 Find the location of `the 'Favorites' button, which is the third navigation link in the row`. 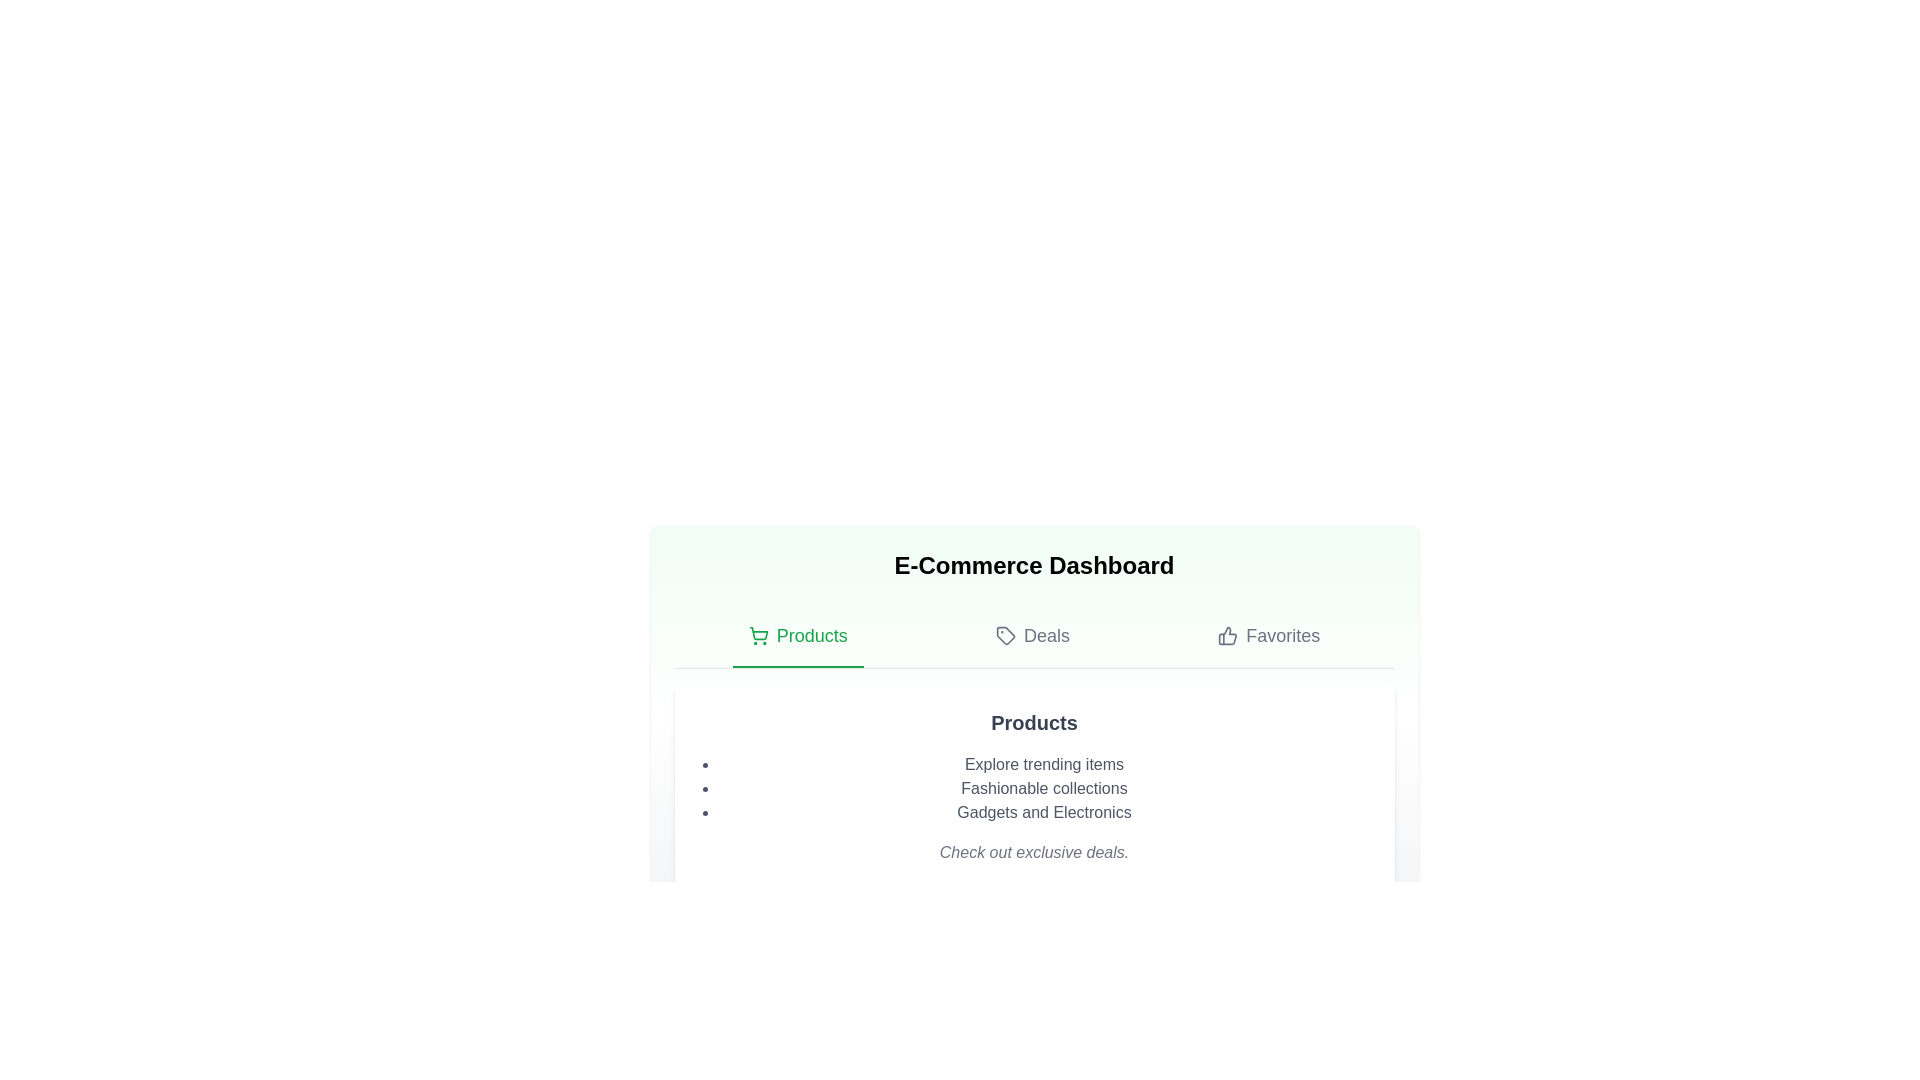

the 'Favorites' button, which is the third navigation link in the row is located at coordinates (1268, 636).